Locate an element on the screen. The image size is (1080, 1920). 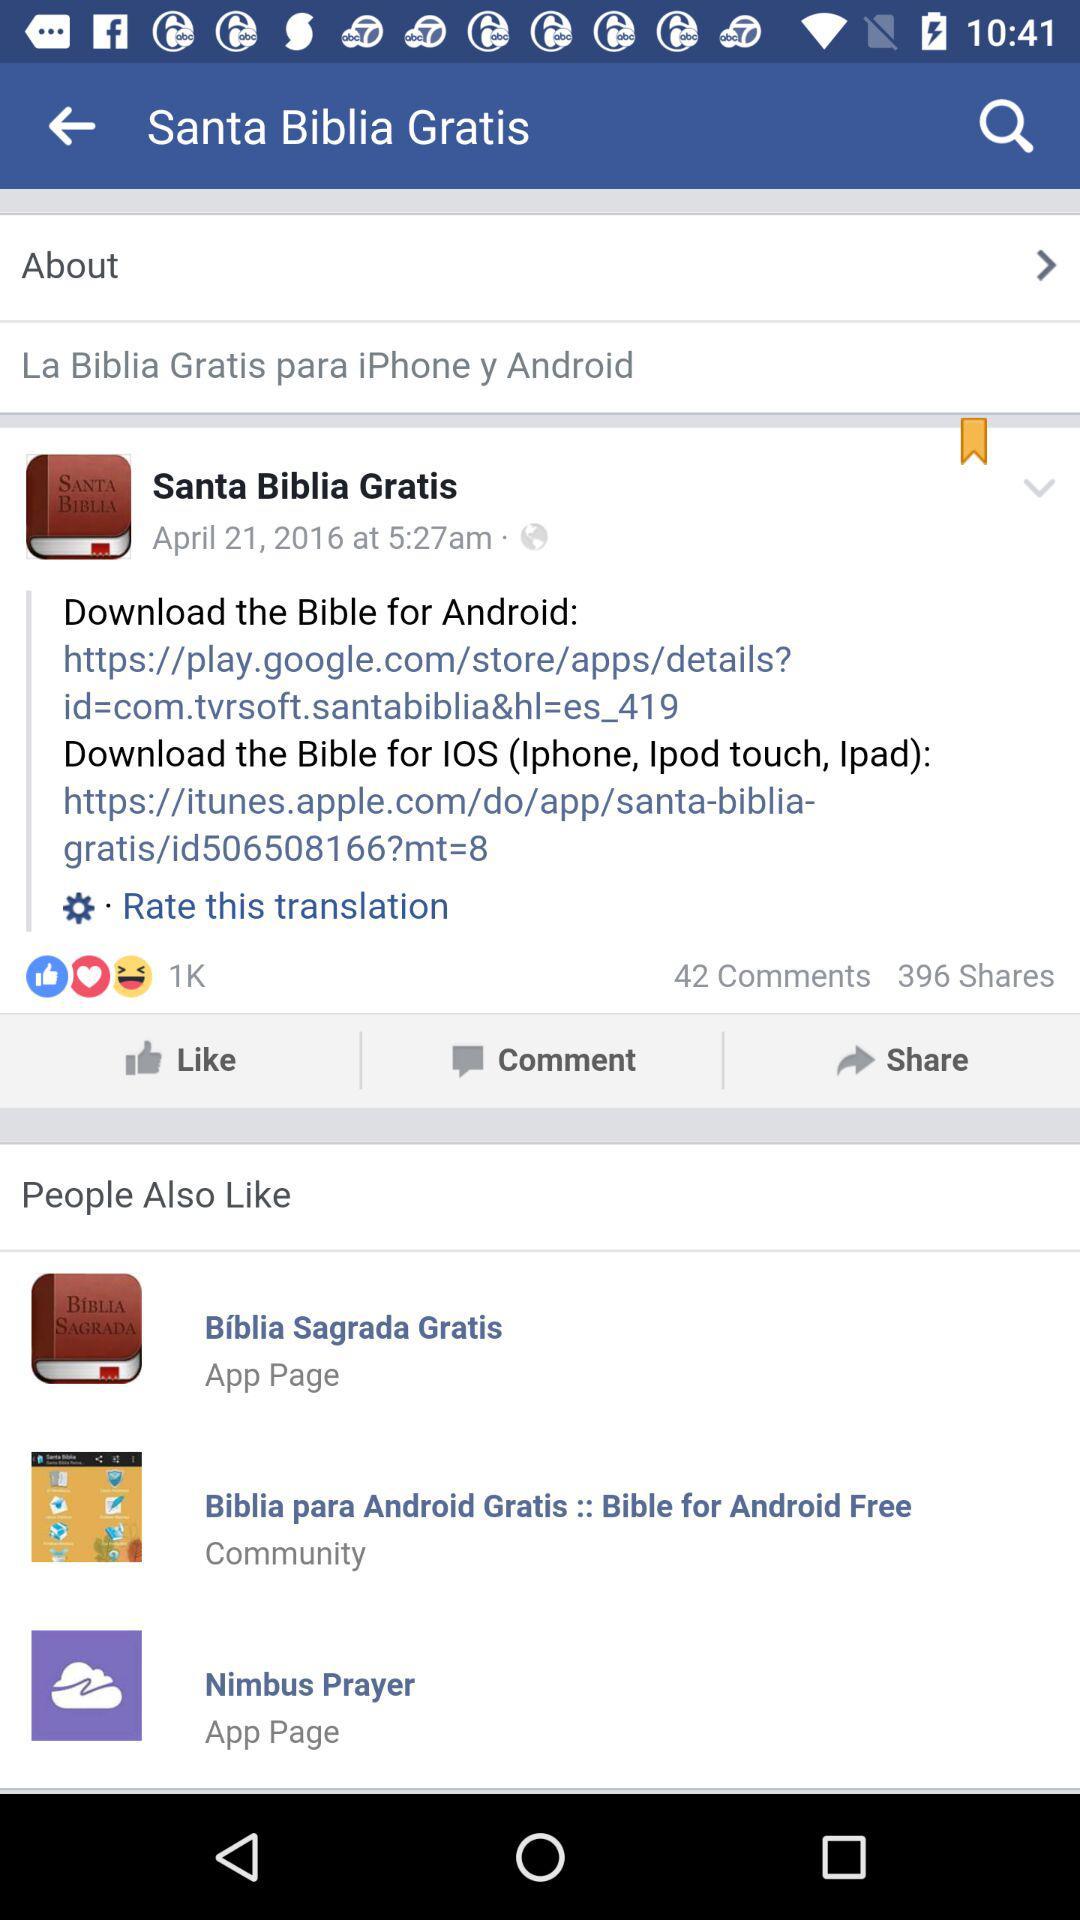
the item at the top left corner is located at coordinates (72, 124).